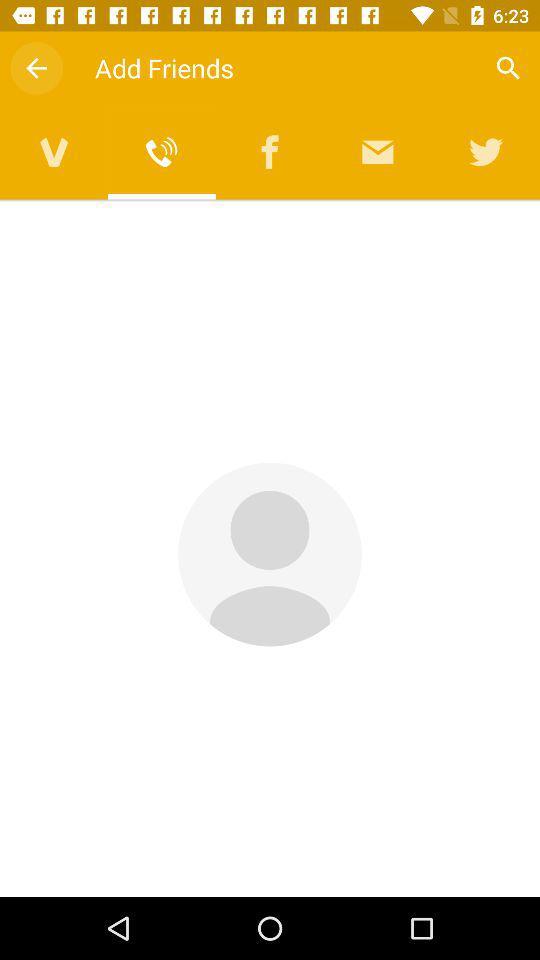 The height and width of the screenshot is (960, 540). I want to click on share on twitter, so click(485, 151).